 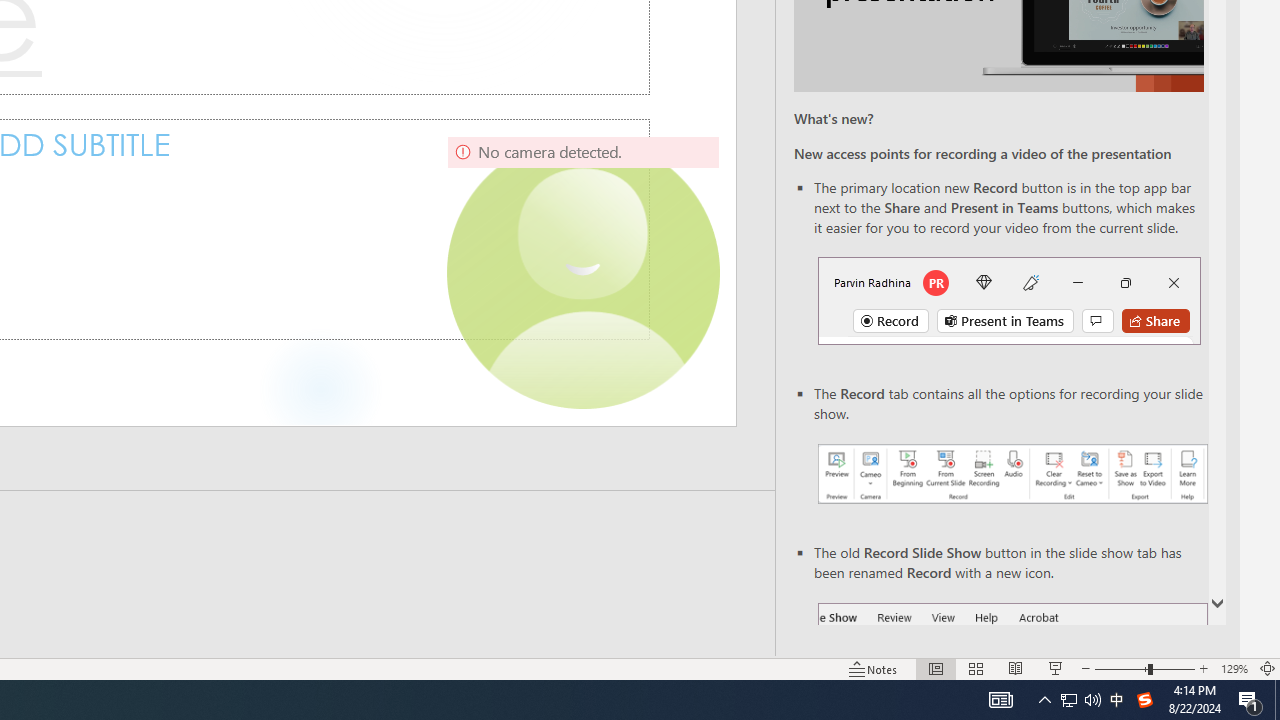 I want to click on 'Zoom 129%', so click(x=1233, y=669).